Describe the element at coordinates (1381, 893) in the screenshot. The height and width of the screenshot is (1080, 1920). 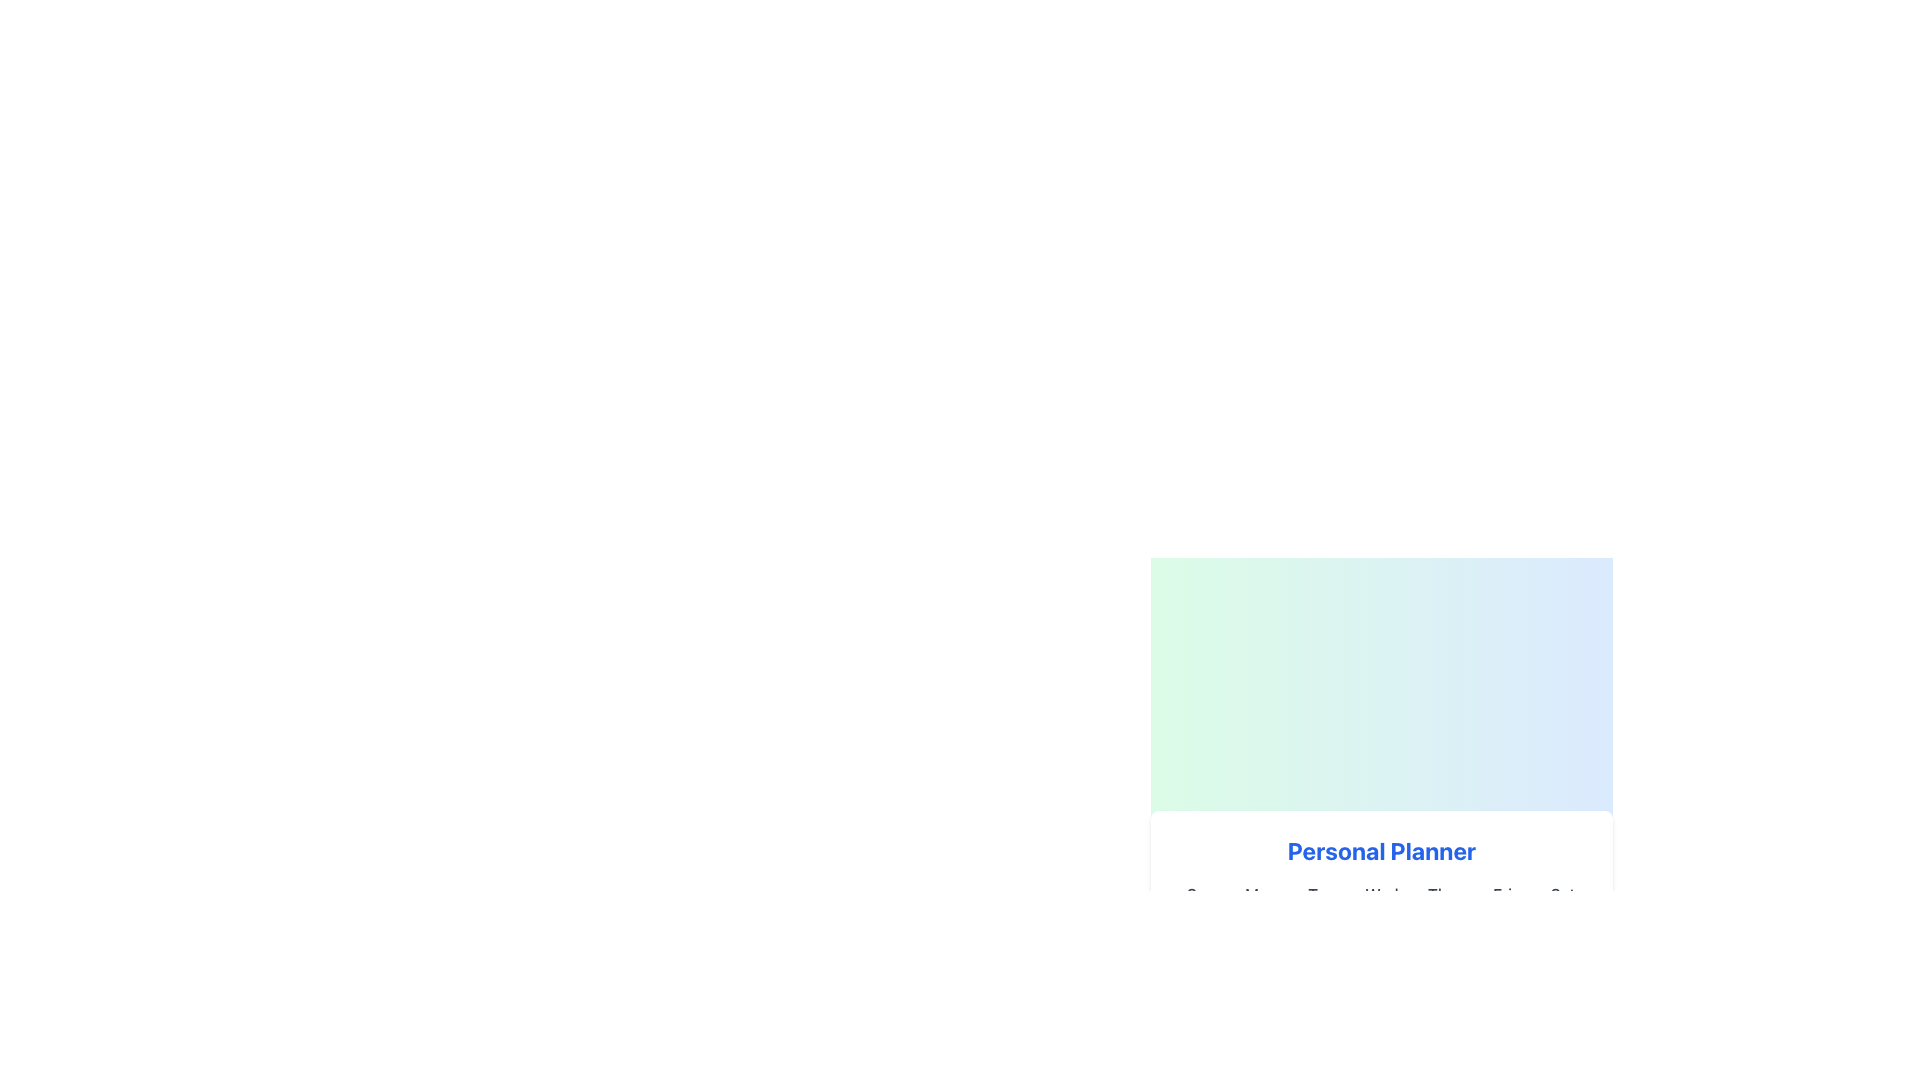
I see `the static text element displaying 'Wed', which is the fourth abbreviation in a horizontal list of days of the week, located near the bottom of the 'Personal Planner' box` at that location.